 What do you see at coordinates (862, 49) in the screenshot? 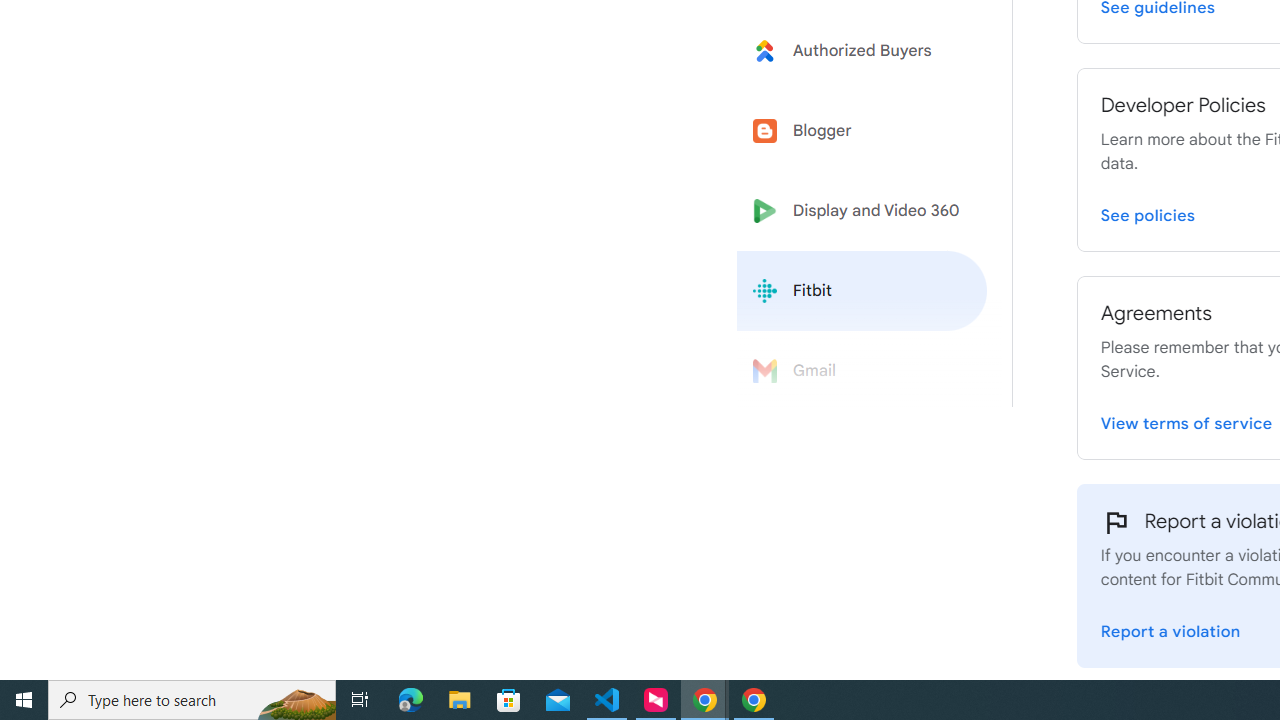
I see `'Learn more about Authorized Buyers'` at bounding box center [862, 49].